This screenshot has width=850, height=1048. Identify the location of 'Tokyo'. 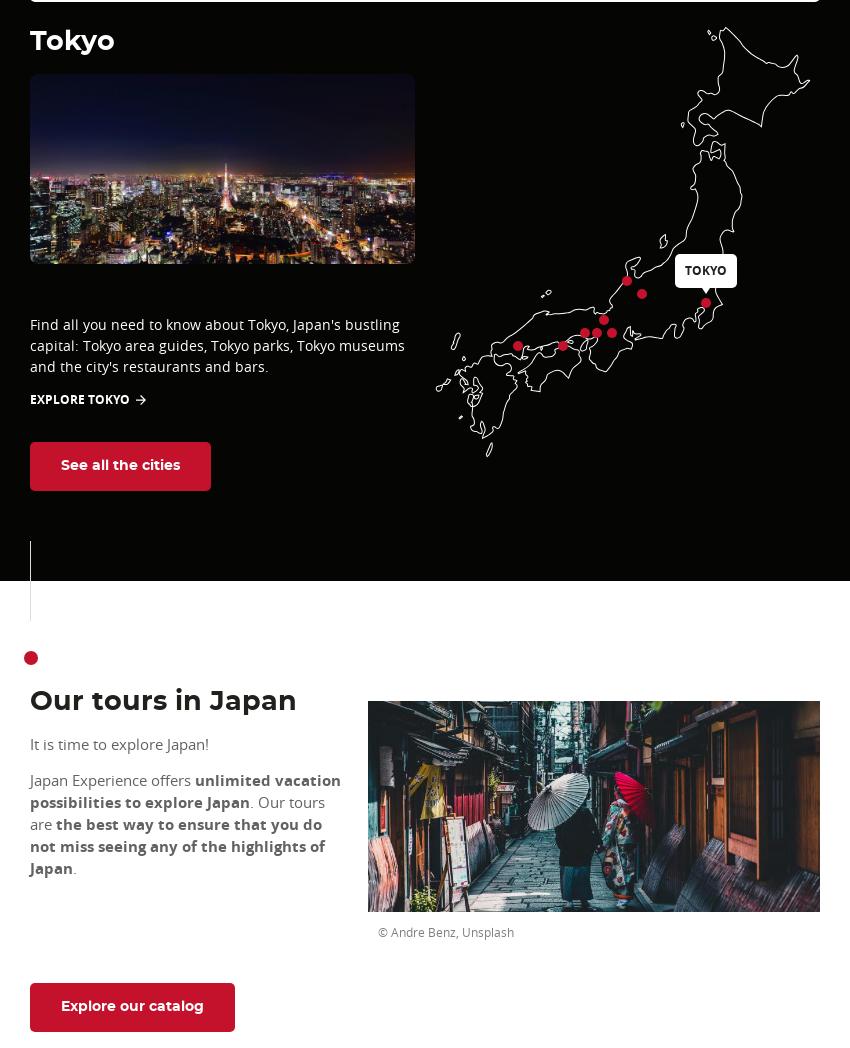
(72, 40).